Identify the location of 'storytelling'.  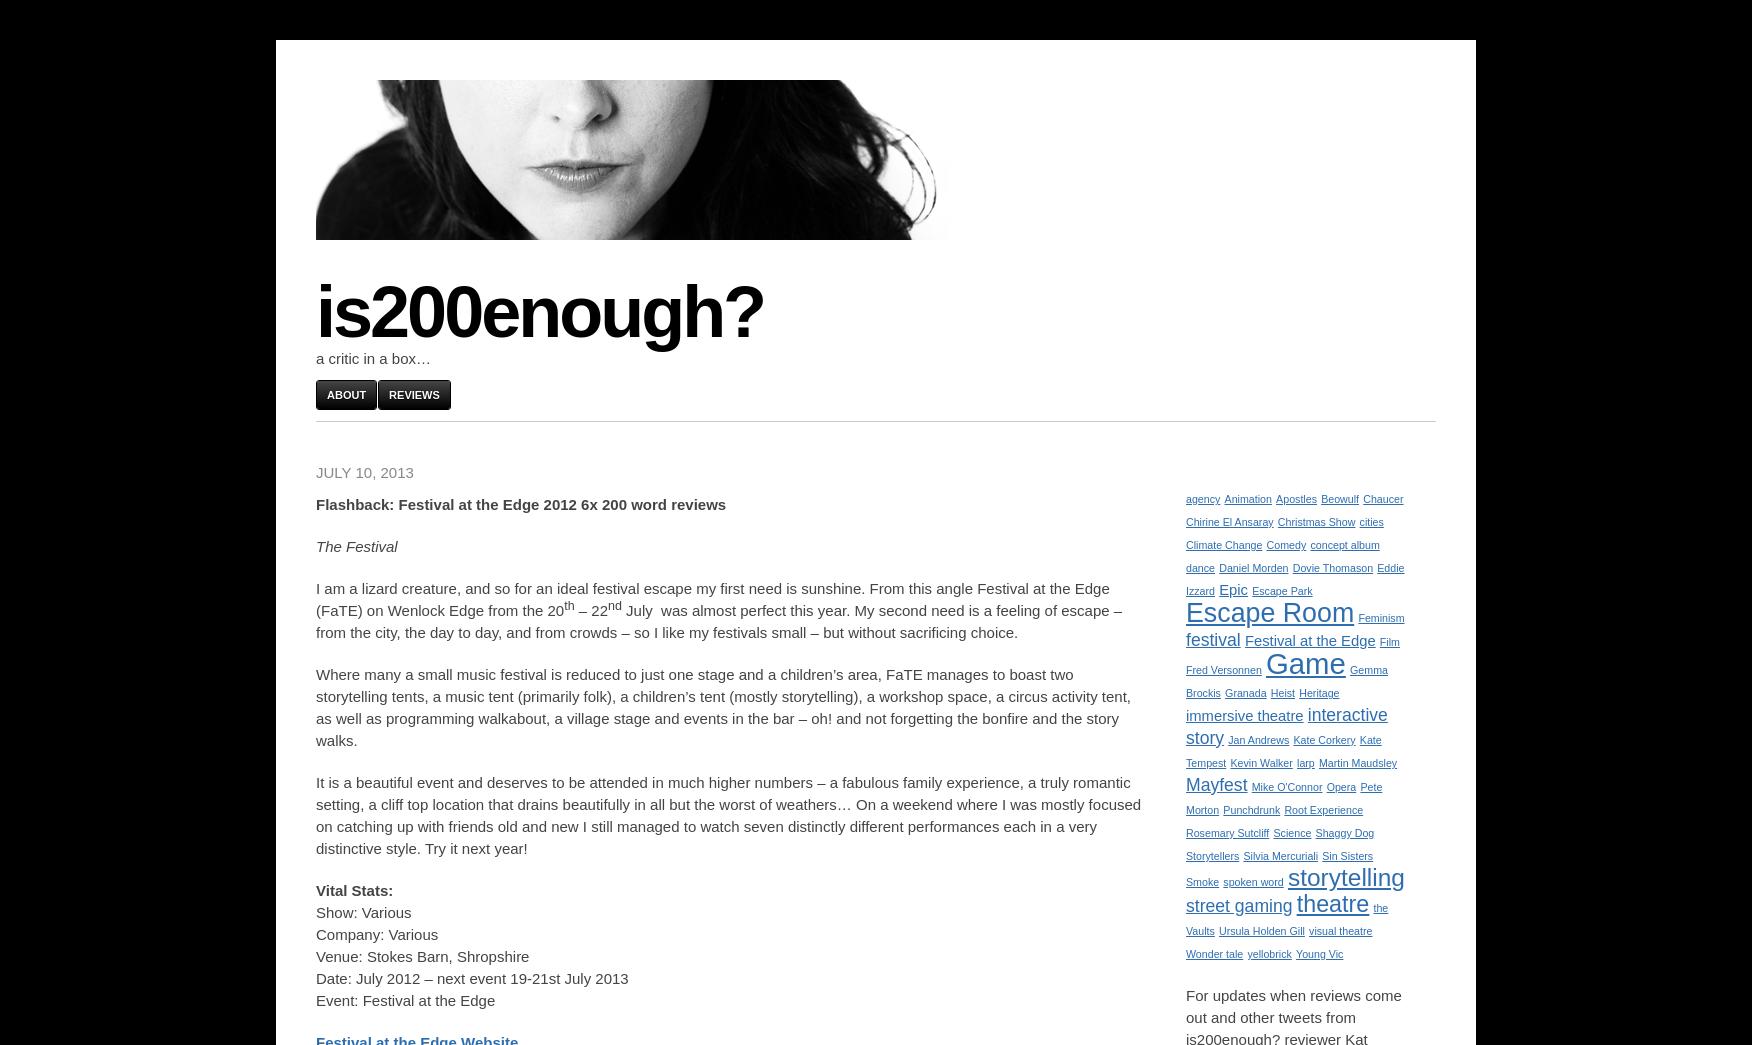
(1345, 877).